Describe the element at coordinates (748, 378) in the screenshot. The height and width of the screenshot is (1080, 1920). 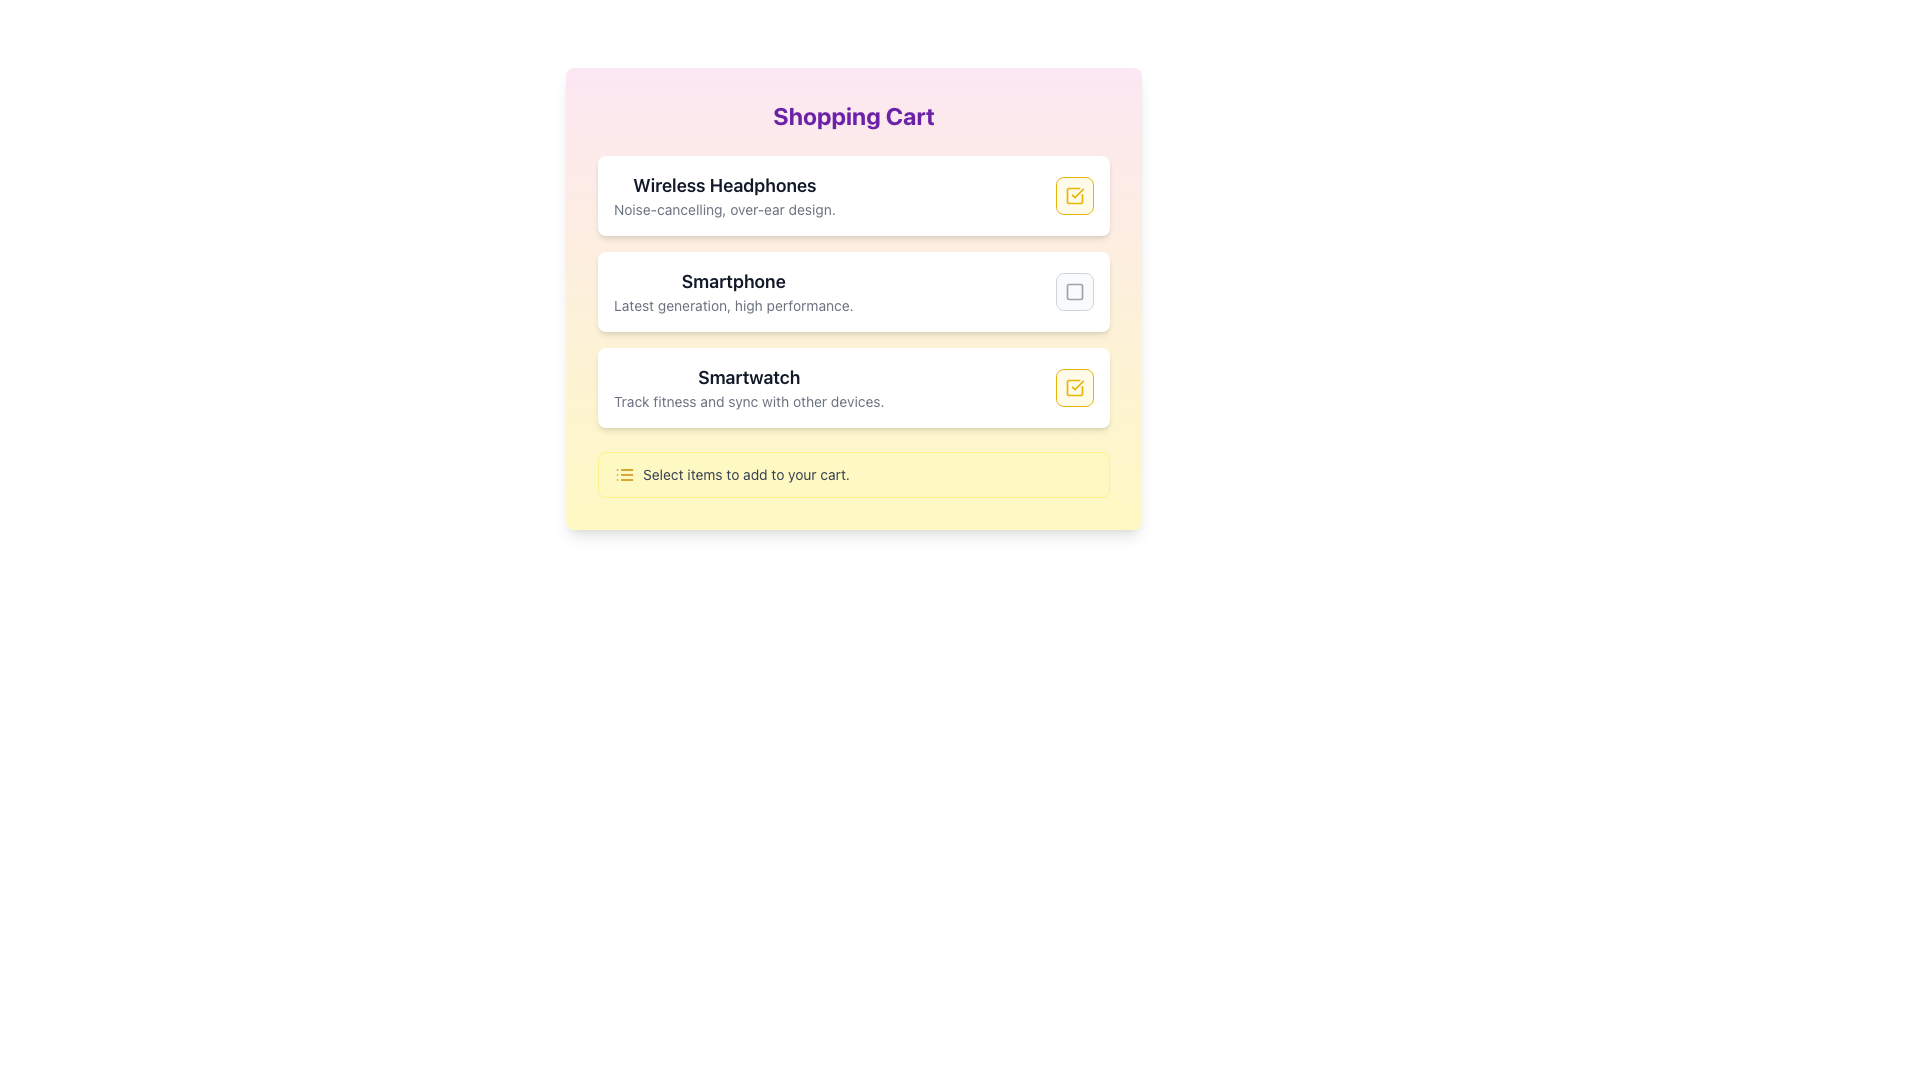
I see `the product name text located in the third card under the 'Shopping Cart' header, which provides visual emphasis for the item listed` at that location.